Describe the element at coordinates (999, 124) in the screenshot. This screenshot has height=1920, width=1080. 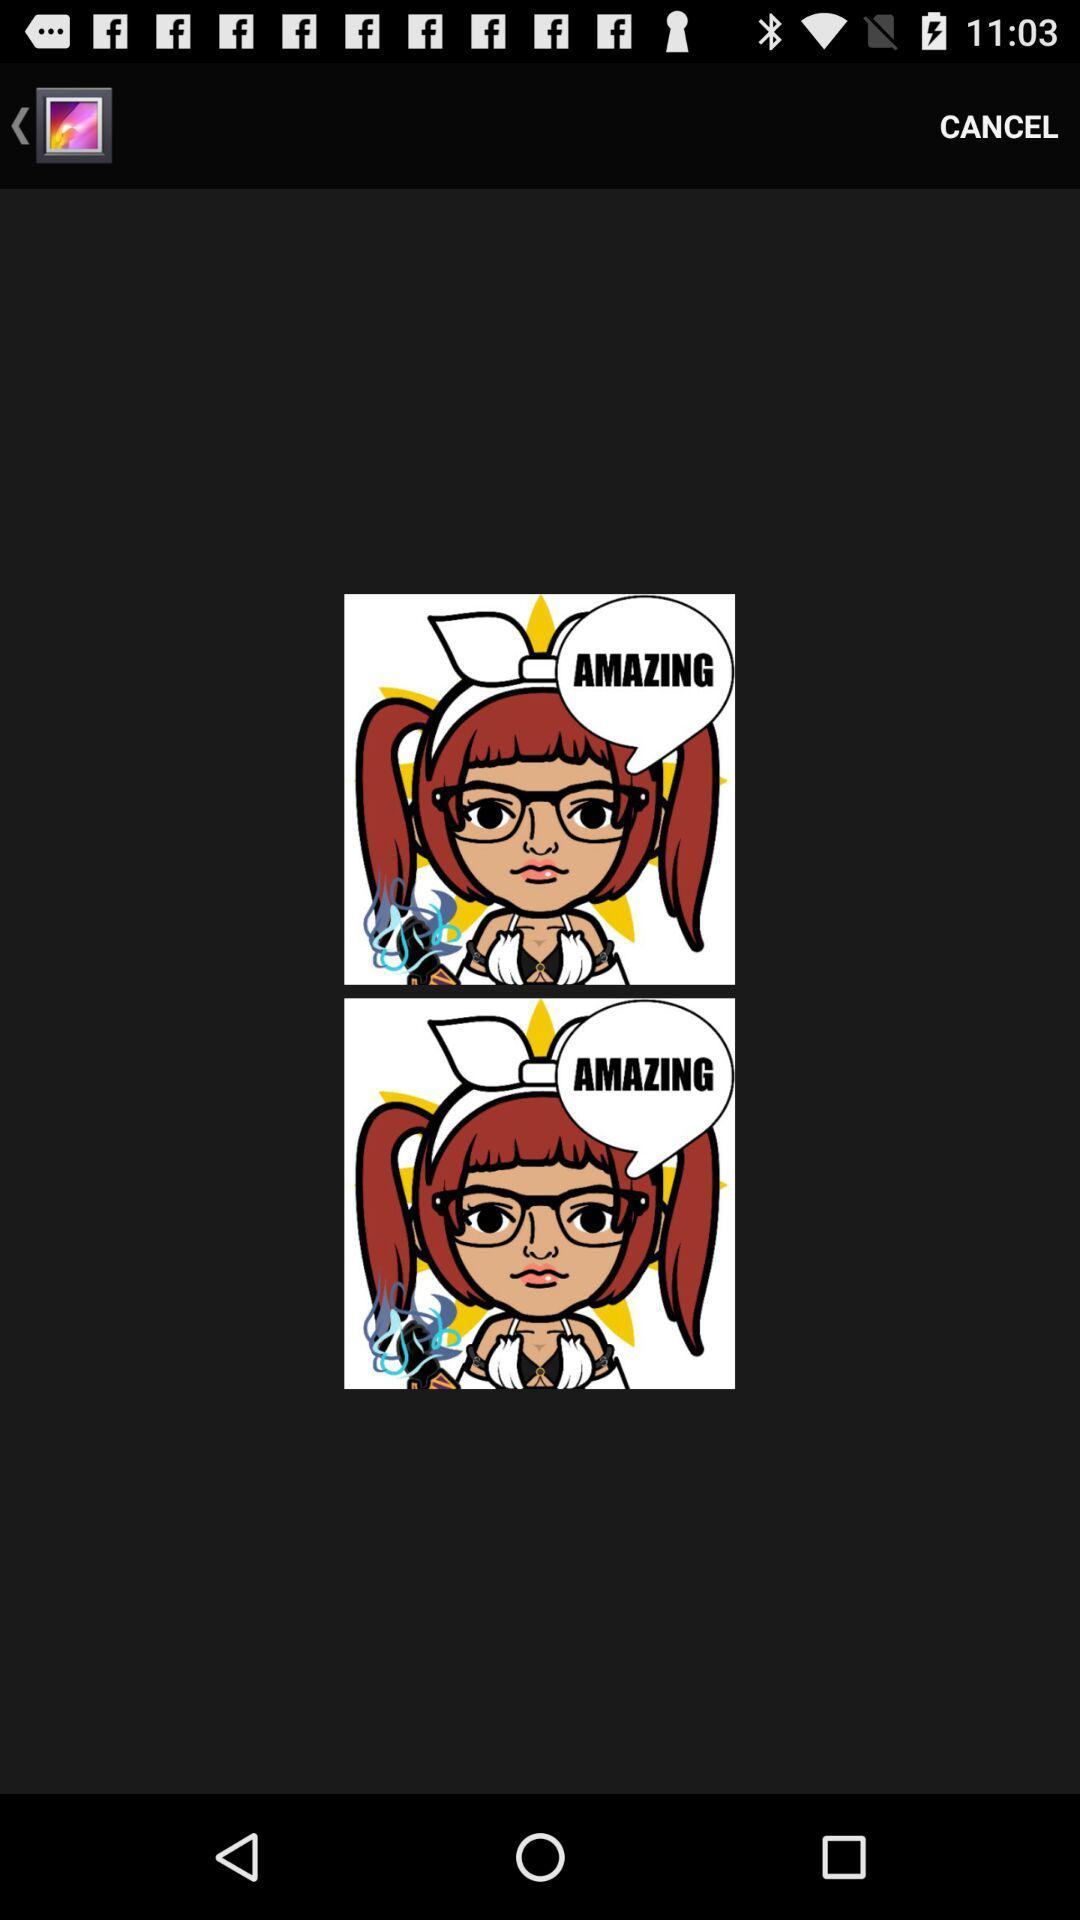
I see `cancel icon` at that location.